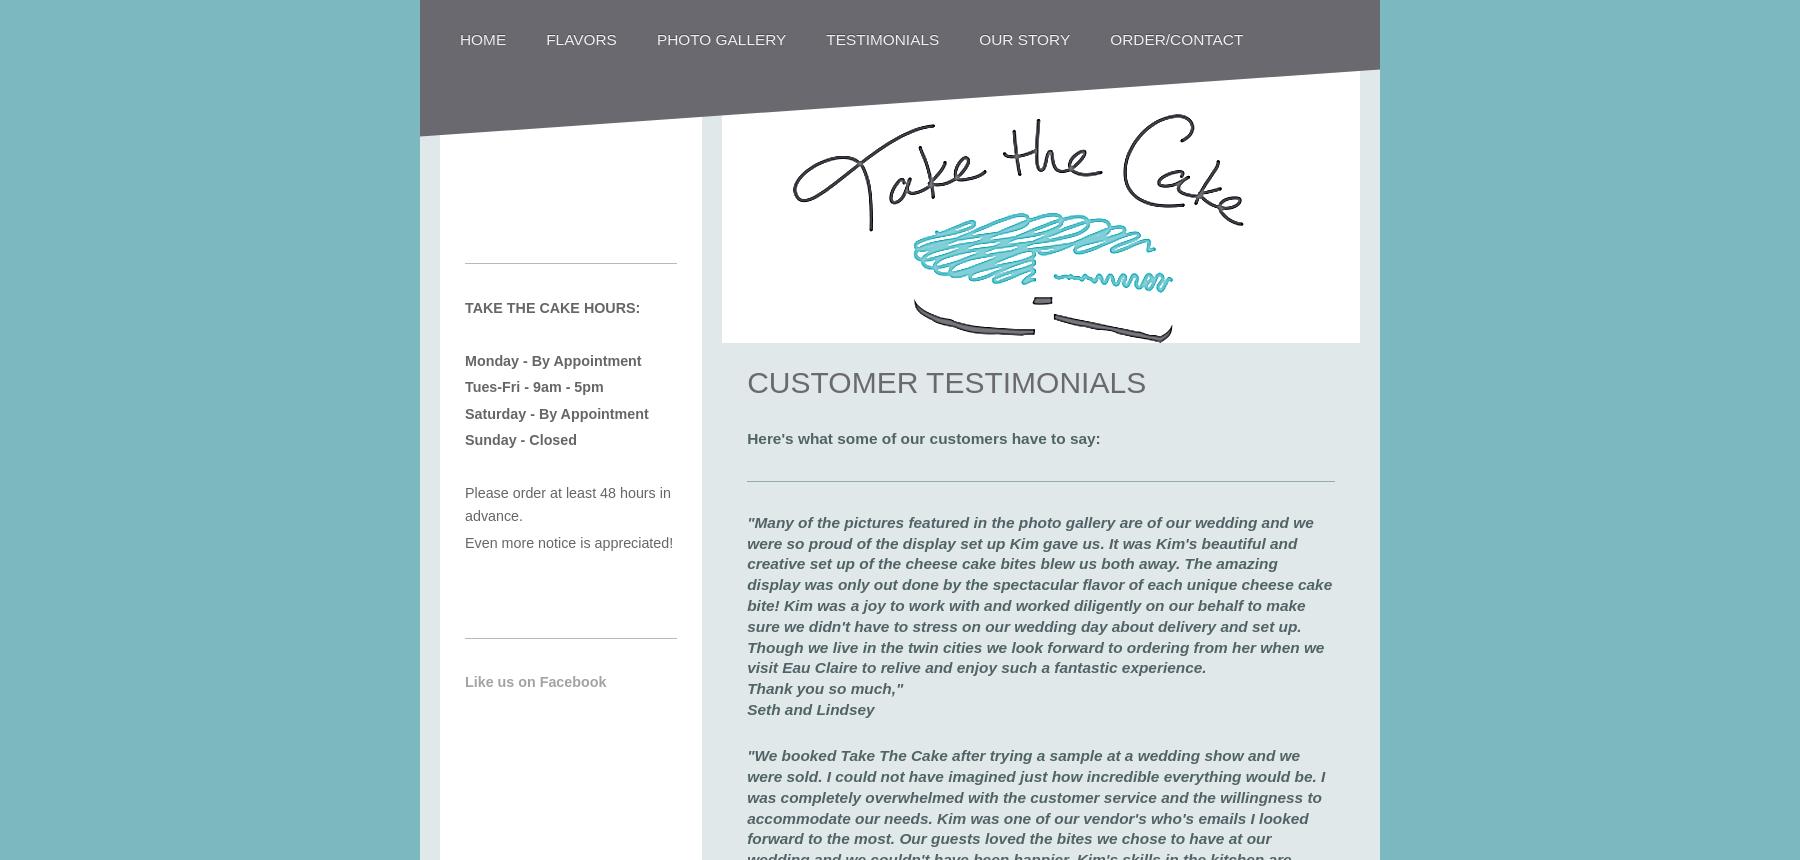  Describe the element at coordinates (720, 38) in the screenshot. I see `'Photo Gallery'` at that location.